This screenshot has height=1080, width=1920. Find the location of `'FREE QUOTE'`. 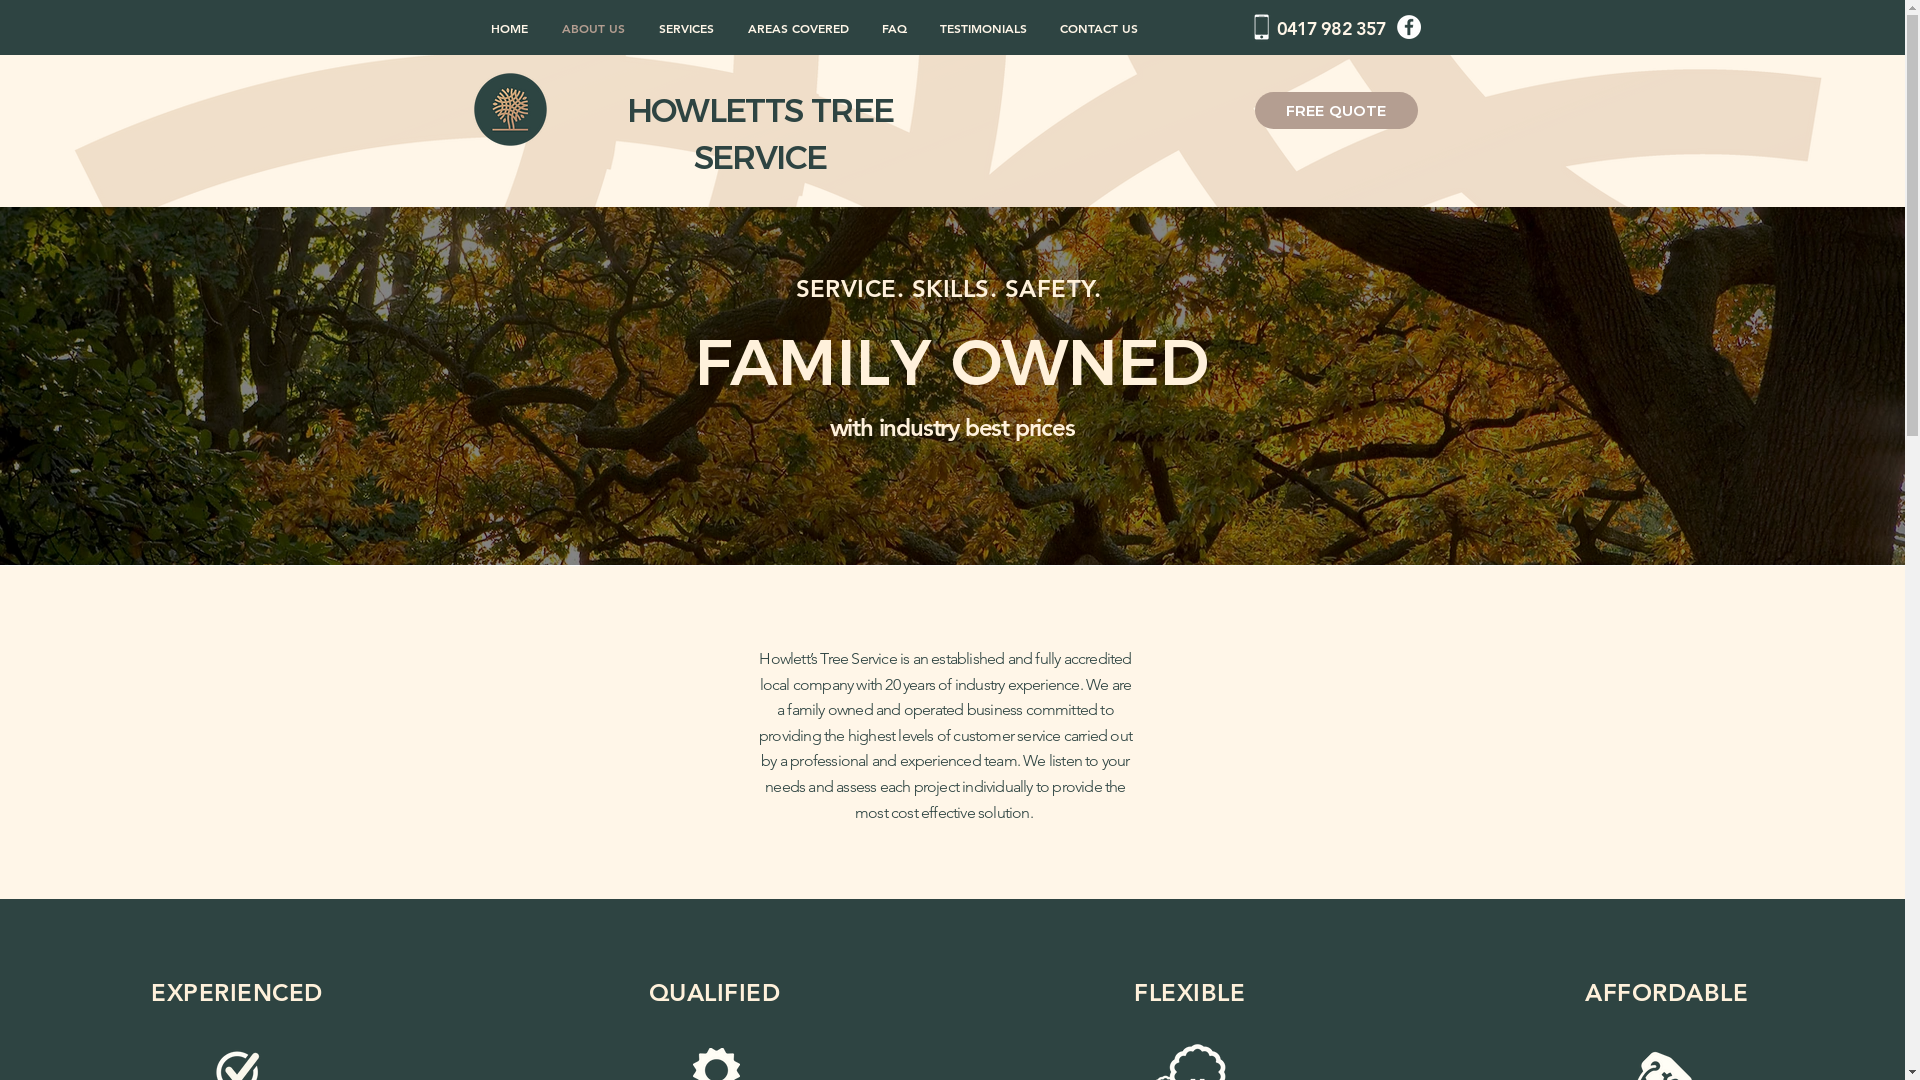

'FREE QUOTE' is located at coordinates (1335, 110).